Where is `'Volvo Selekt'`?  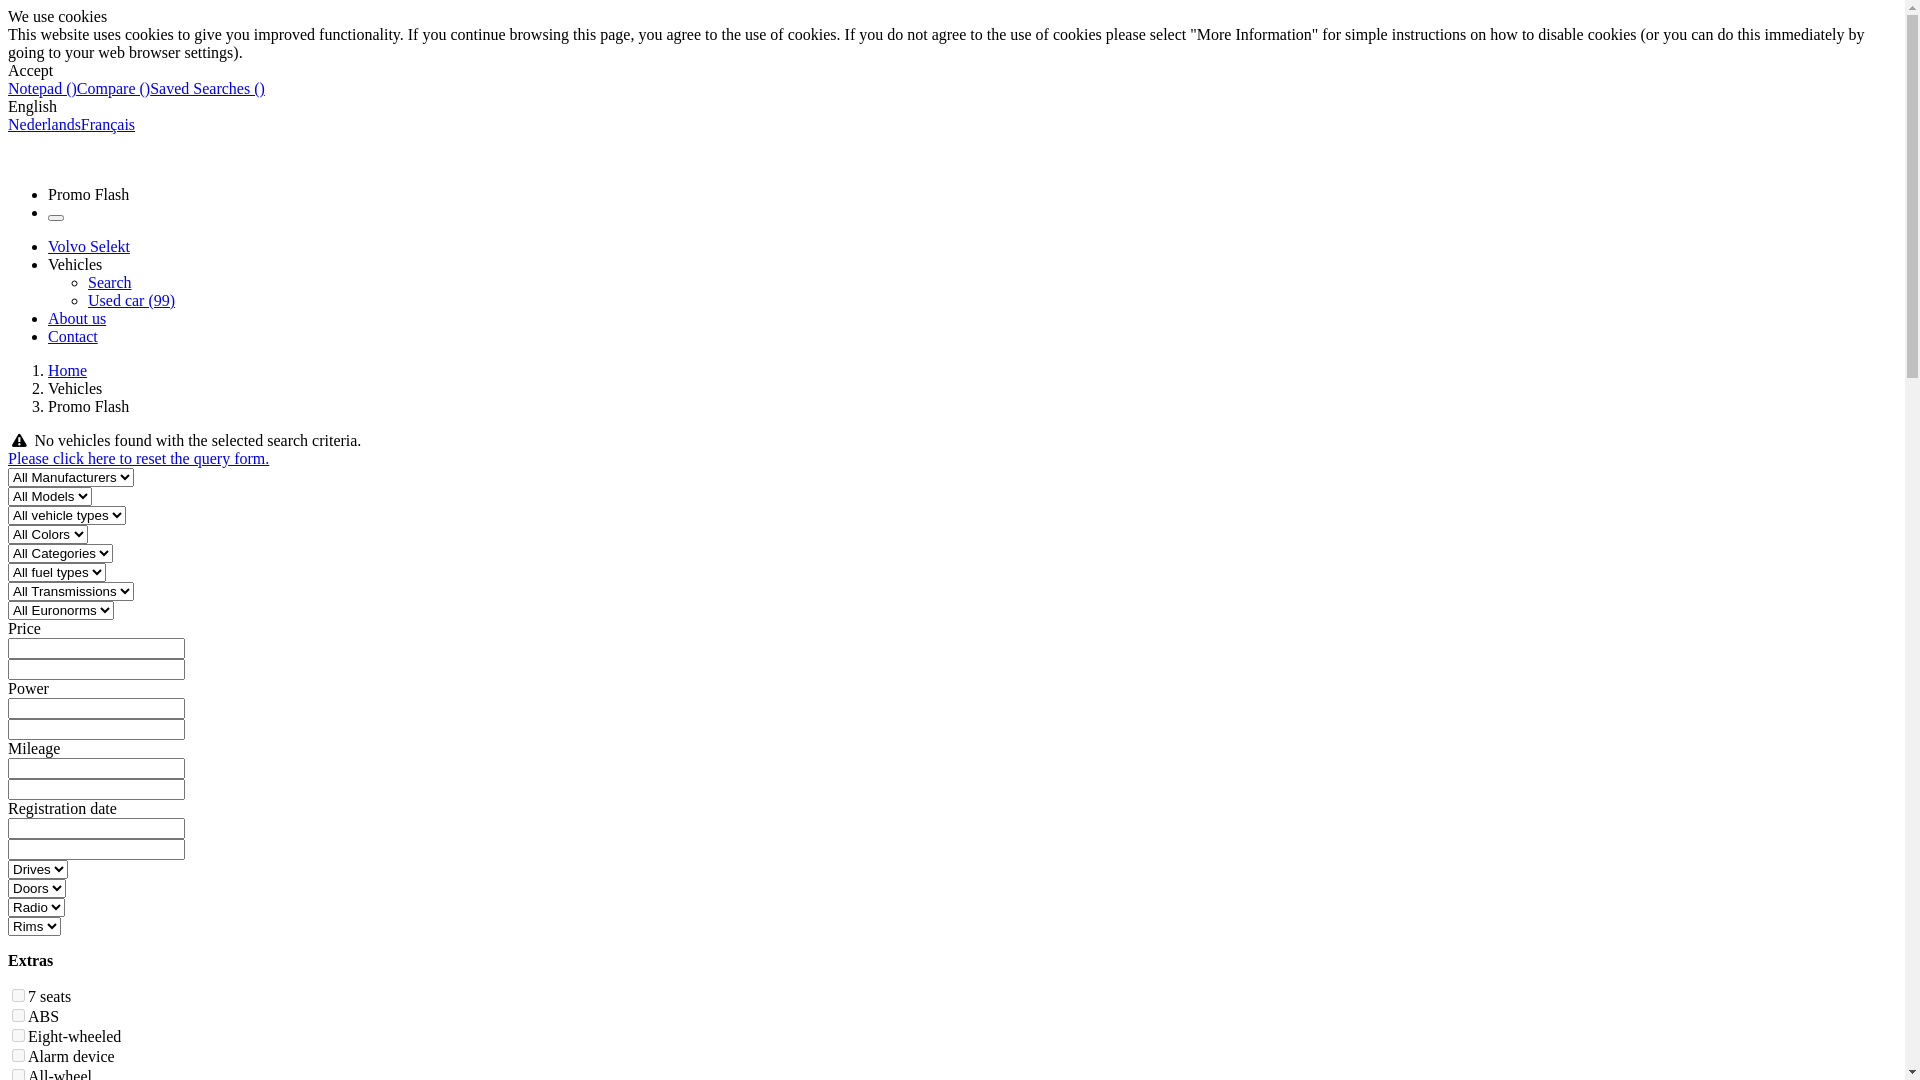 'Volvo Selekt' is located at coordinates (88, 245).